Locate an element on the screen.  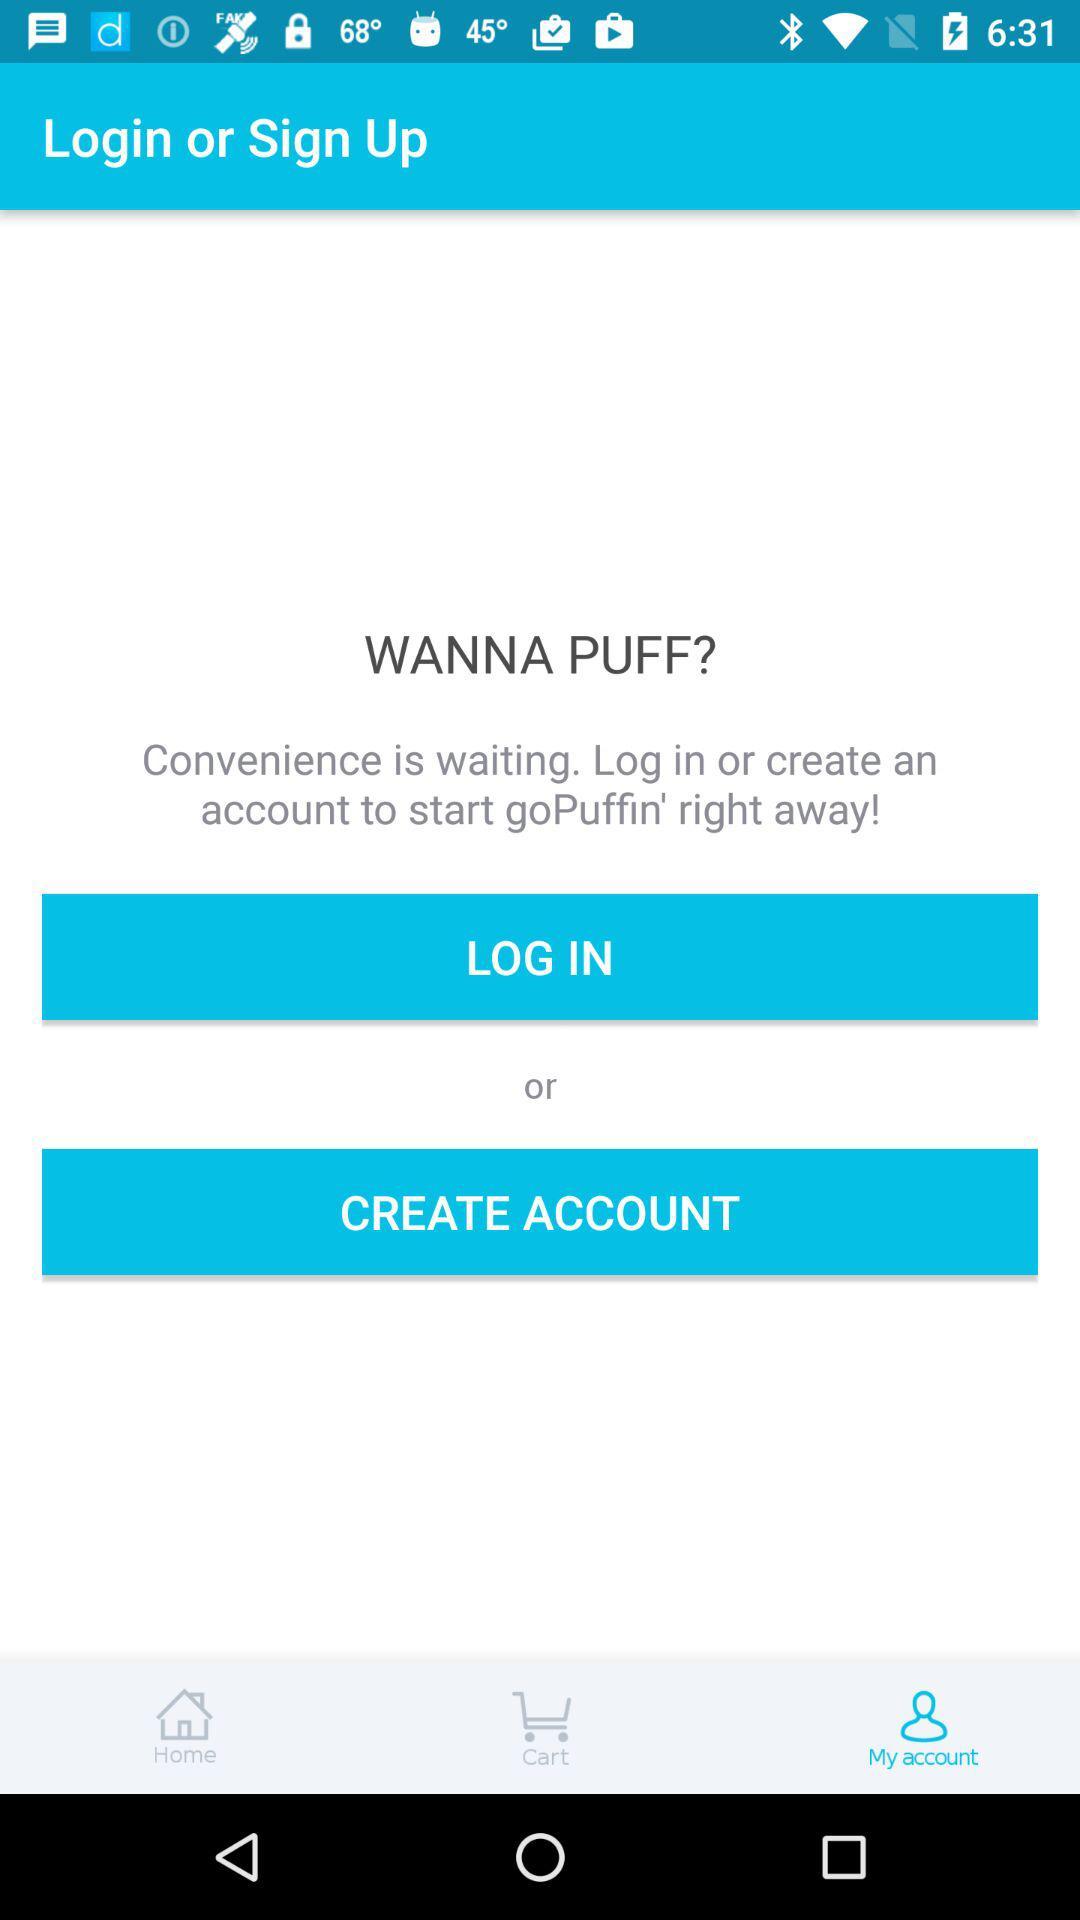
home is located at coordinates (180, 1727).